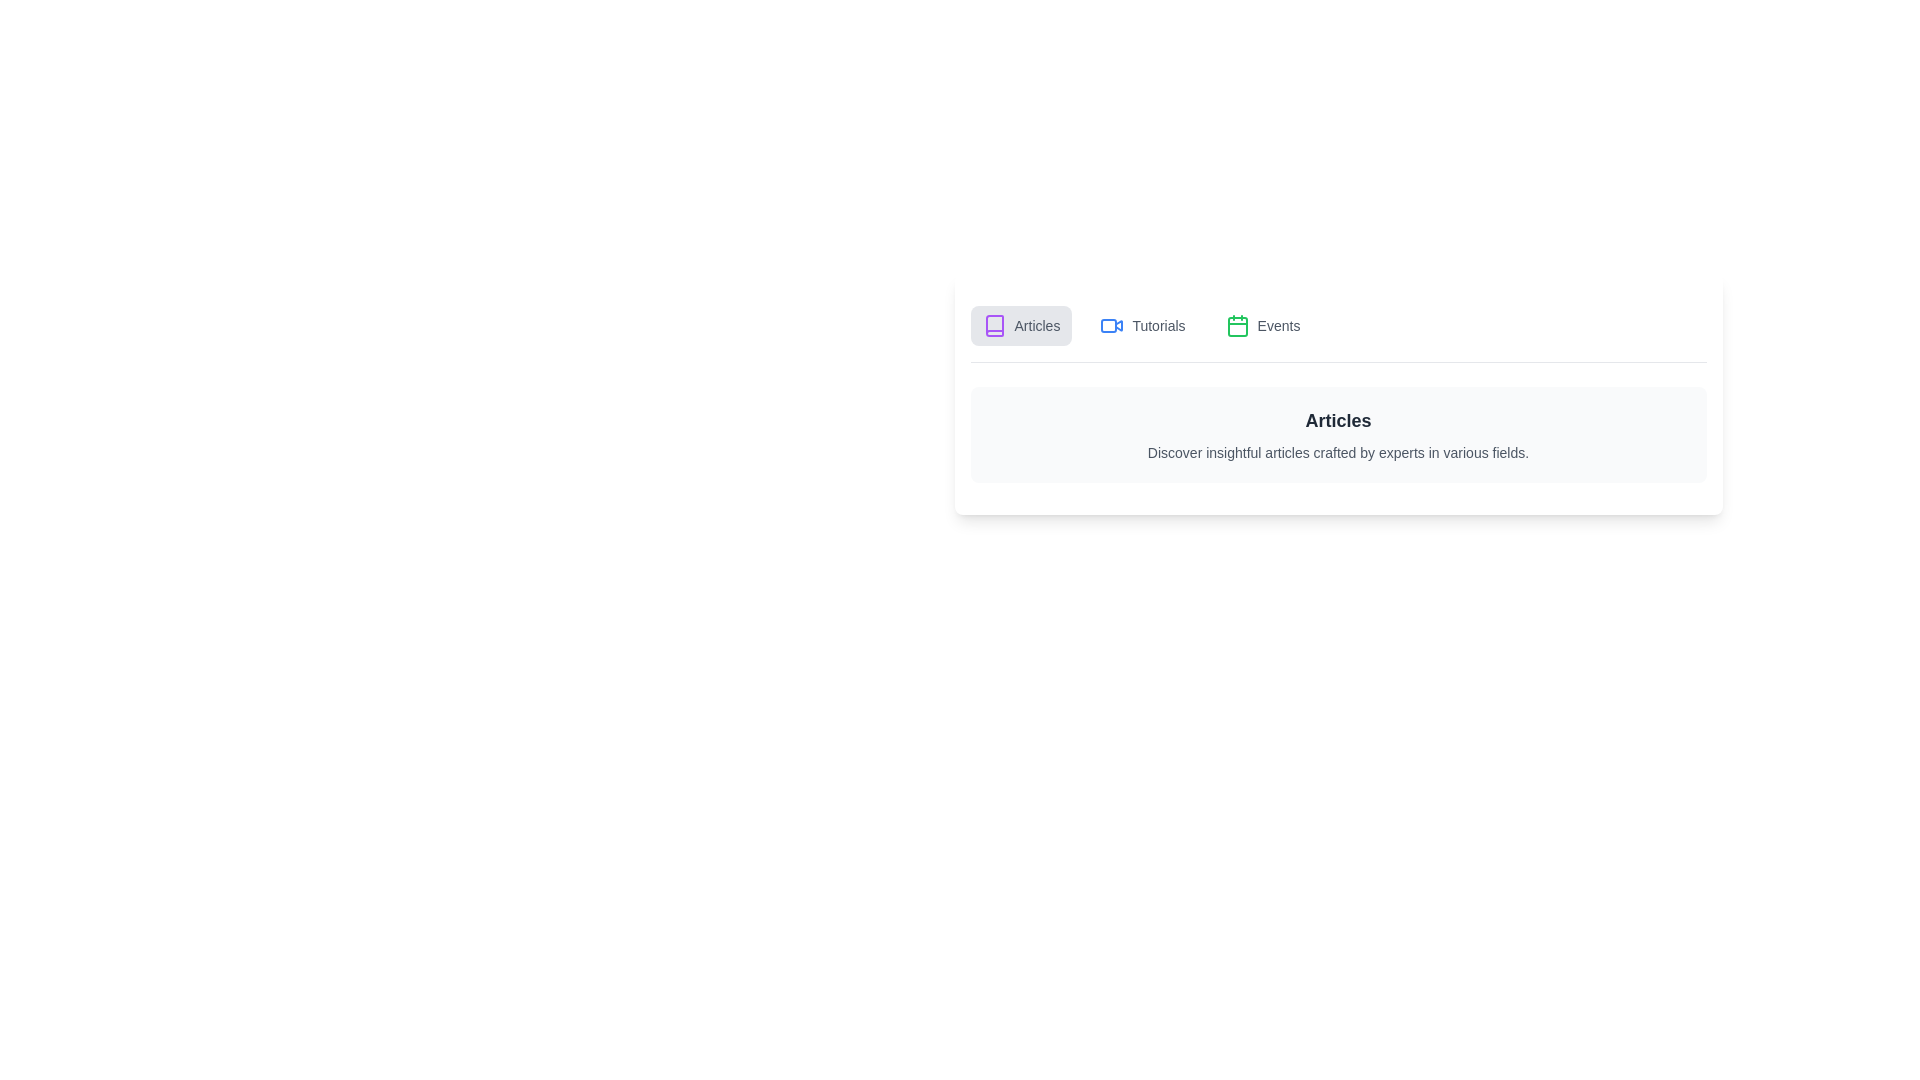  Describe the element at coordinates (1261, 325) in the screenshot. I see `the Events tab to view its content` at that location.